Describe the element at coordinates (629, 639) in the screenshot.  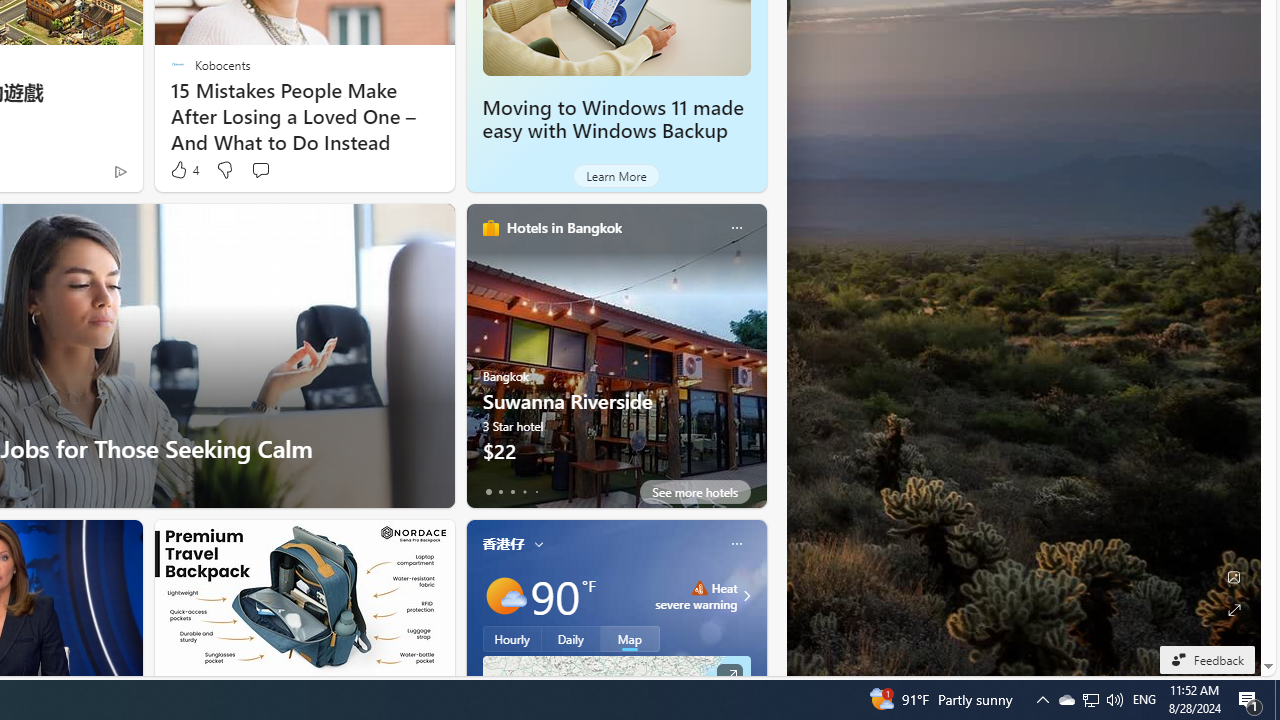
I see `'Map'` at that location.